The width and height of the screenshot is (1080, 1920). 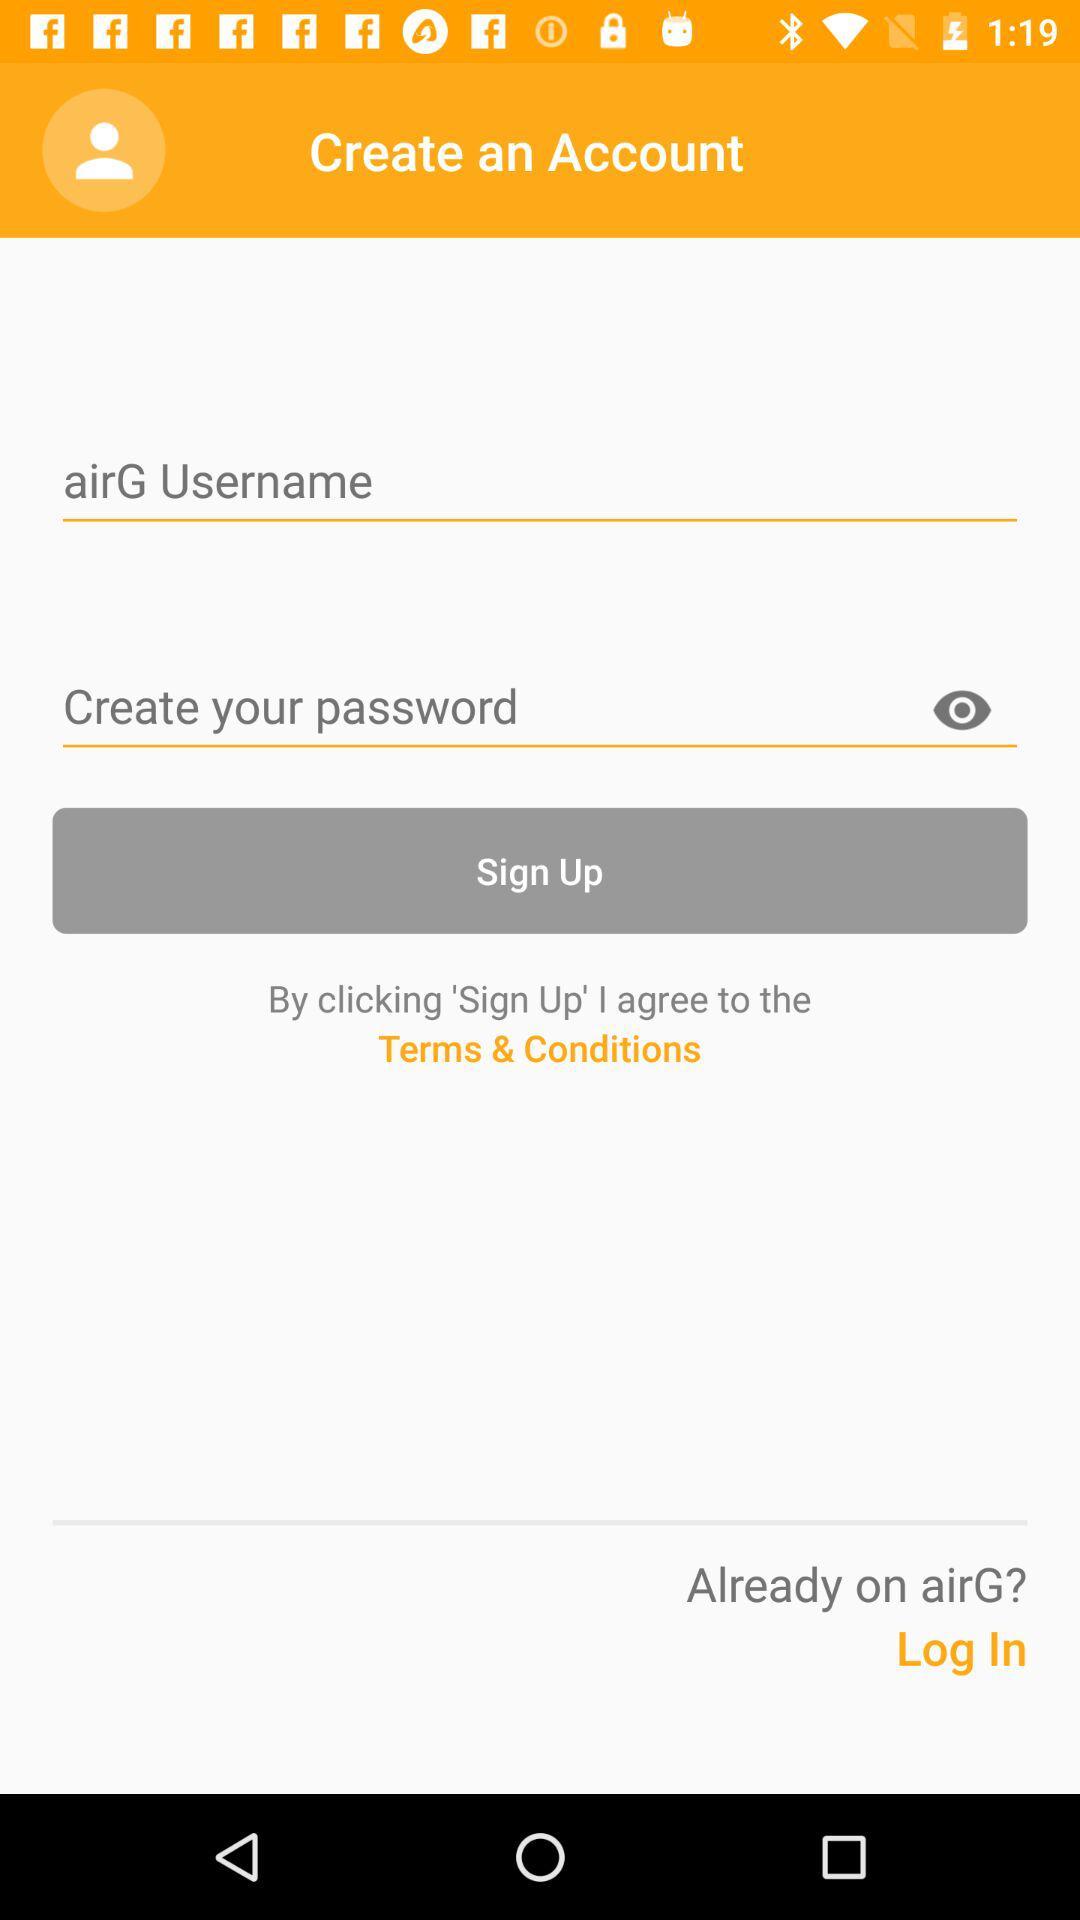 What do you see at coordinates (960, 714) in the screenshot?
I see `the item above the sign up button` at bounding box center [960, 714].